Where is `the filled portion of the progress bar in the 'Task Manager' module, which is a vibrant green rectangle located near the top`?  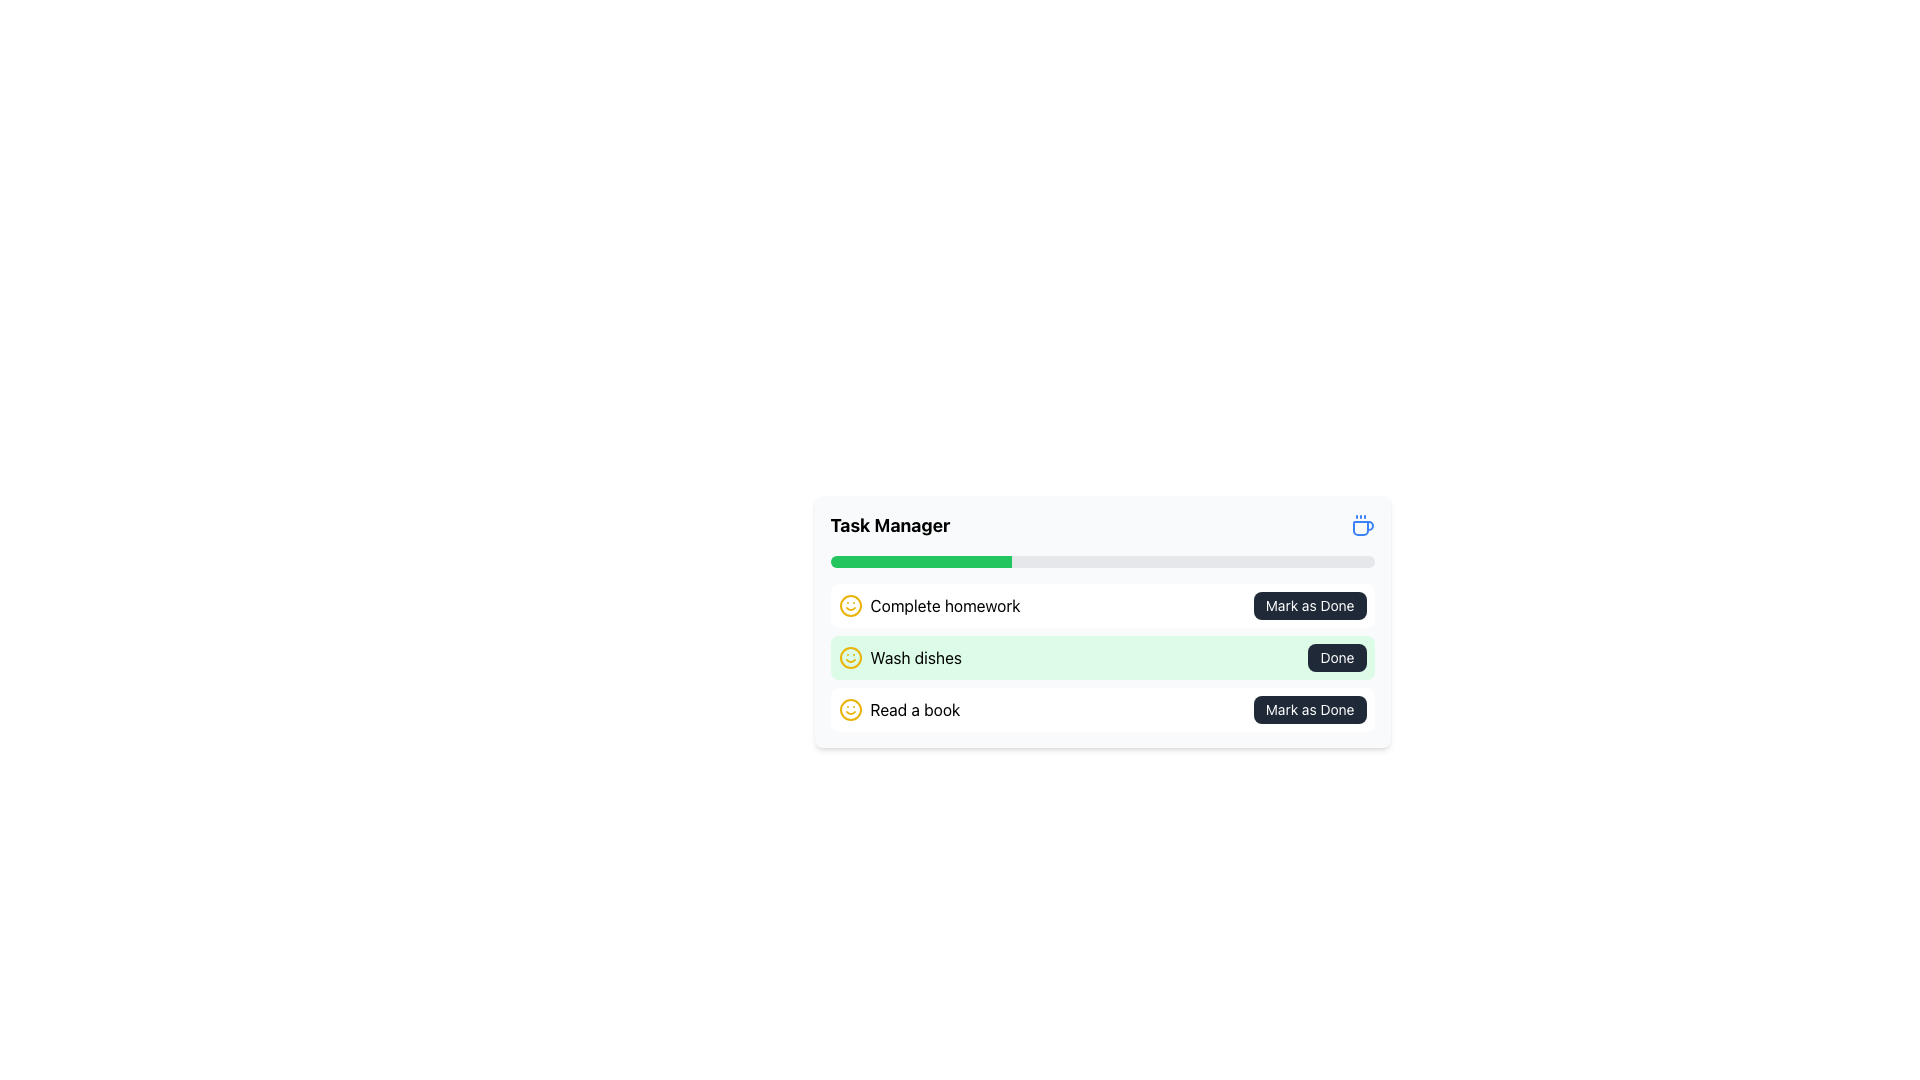 the filled portion of the progress bar in the 'Task Manager' module, which is a vibrant green rectangle located near the top is located at coordinates (920, 562).